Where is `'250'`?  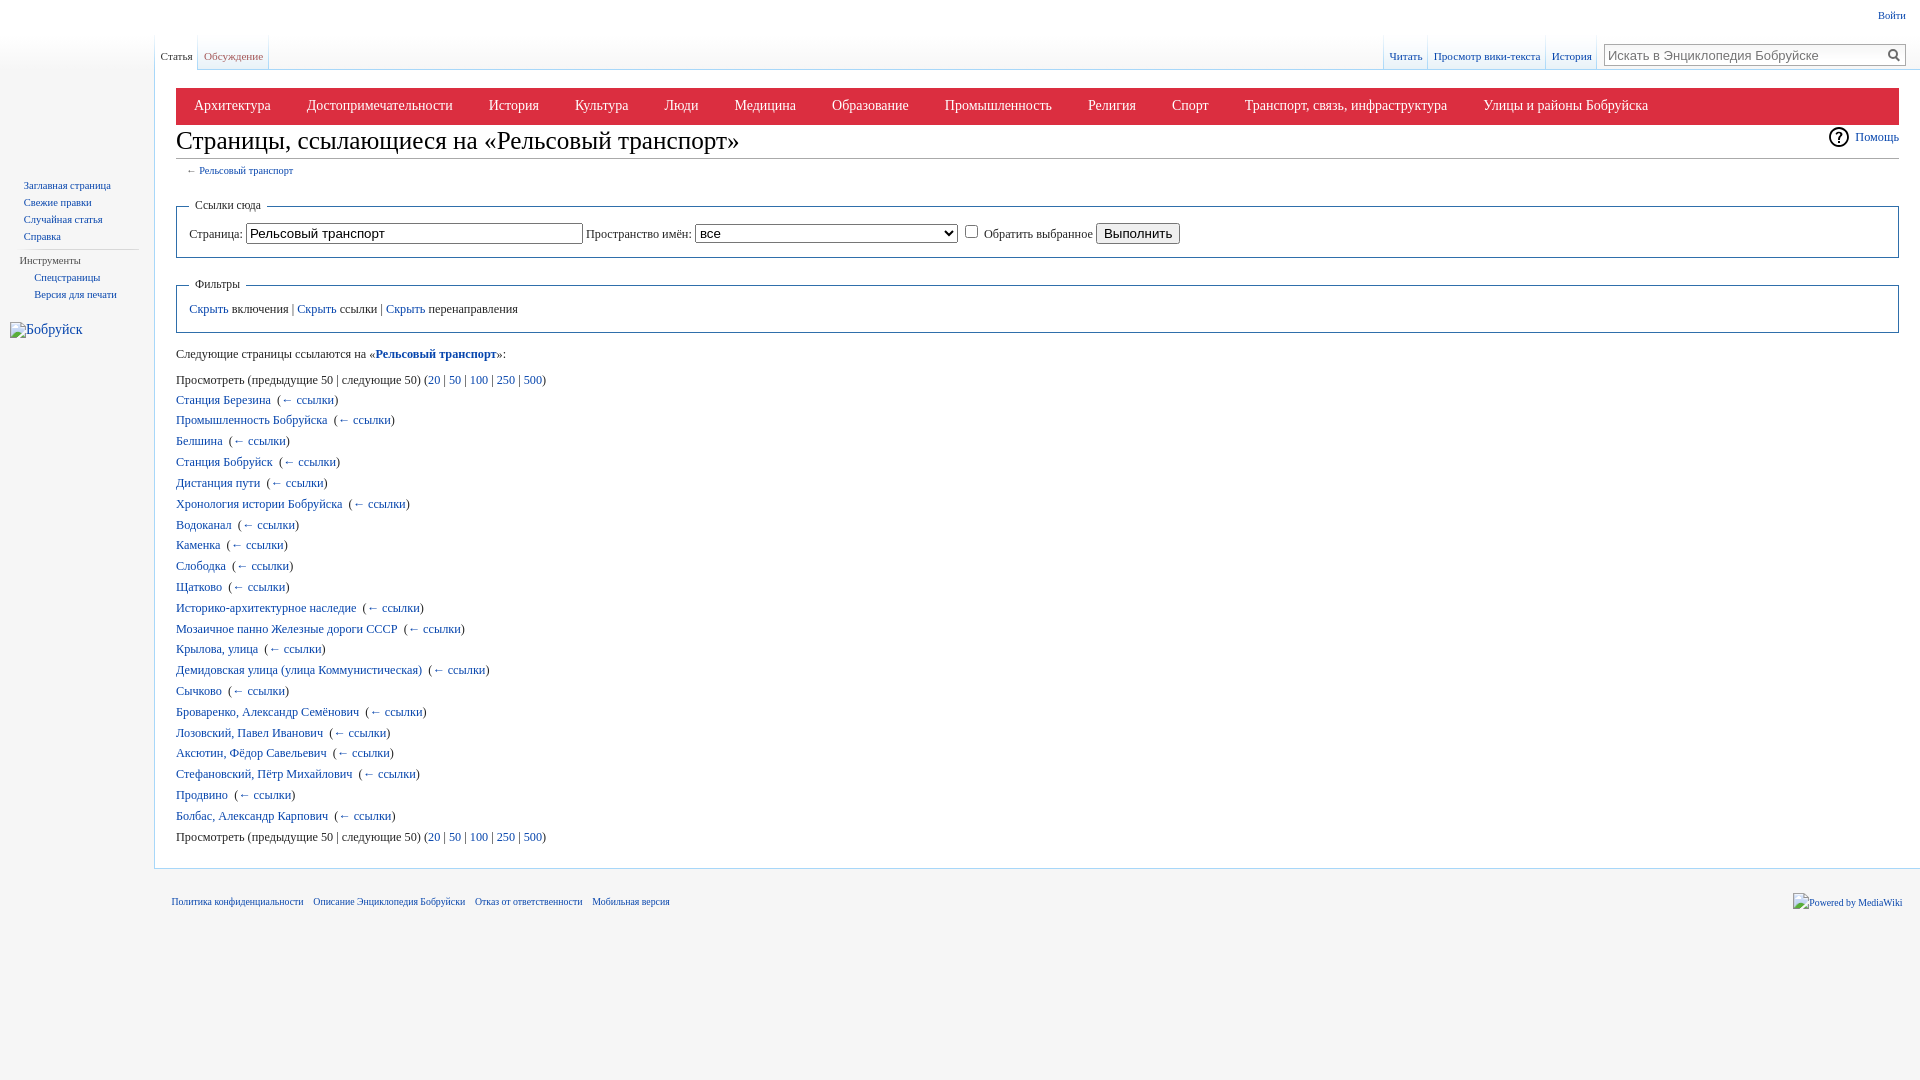 '250' is located at coordinates (497, 380).